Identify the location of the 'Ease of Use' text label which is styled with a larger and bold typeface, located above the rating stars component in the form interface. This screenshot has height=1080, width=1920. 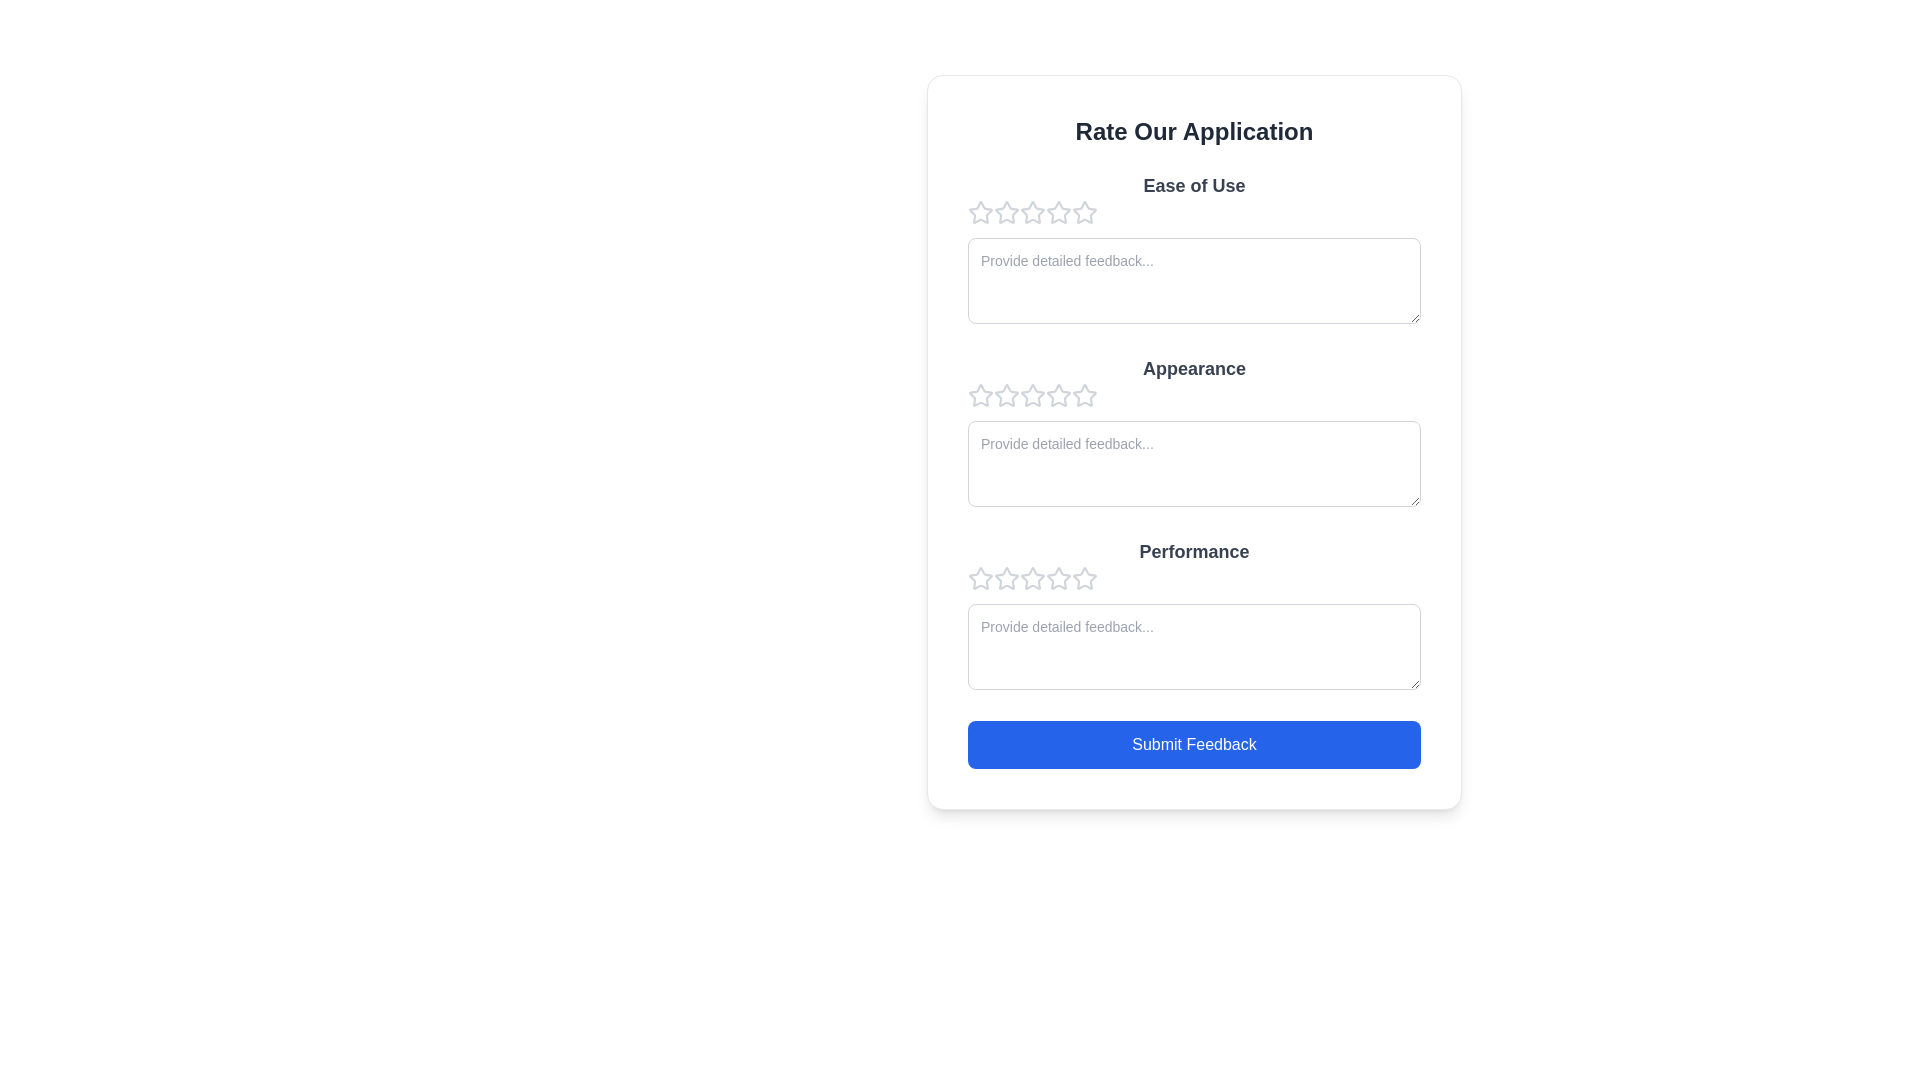
(1194, 185).